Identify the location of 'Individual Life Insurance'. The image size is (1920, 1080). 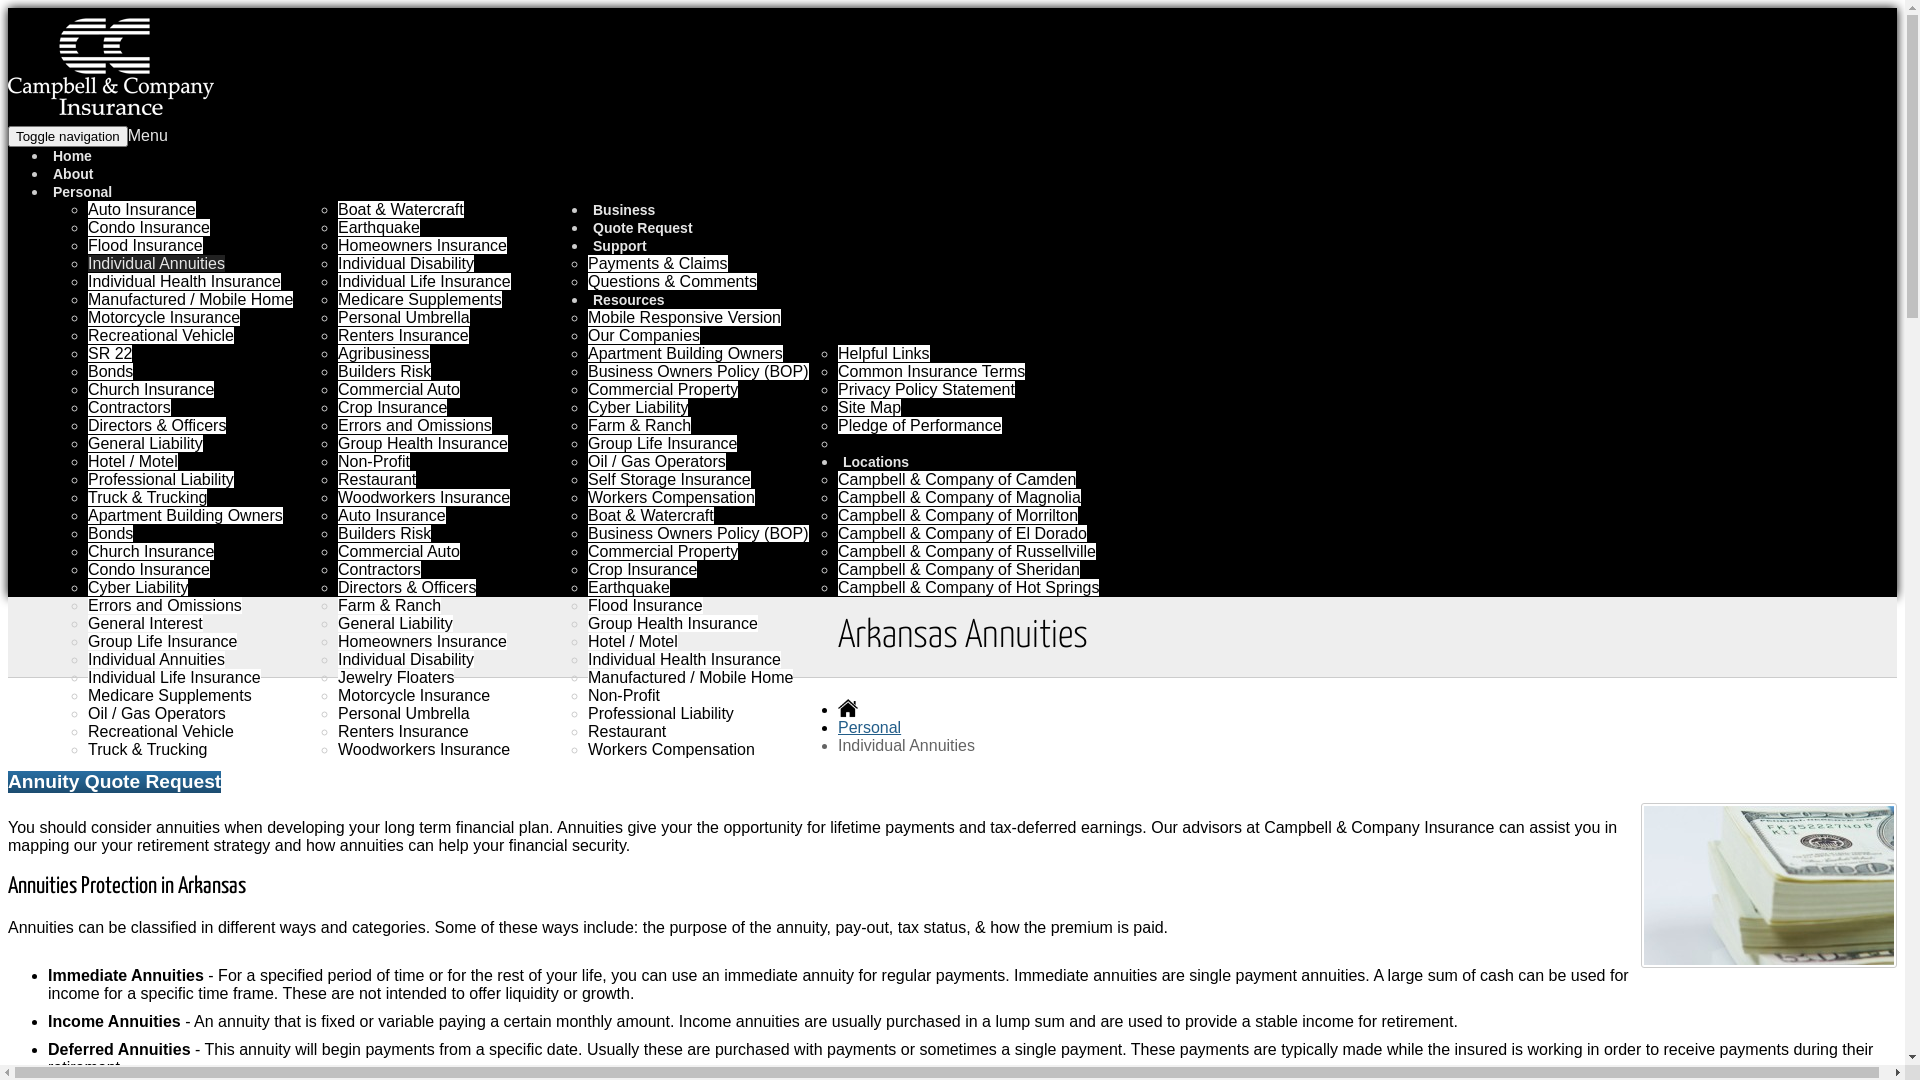
(174, 676).